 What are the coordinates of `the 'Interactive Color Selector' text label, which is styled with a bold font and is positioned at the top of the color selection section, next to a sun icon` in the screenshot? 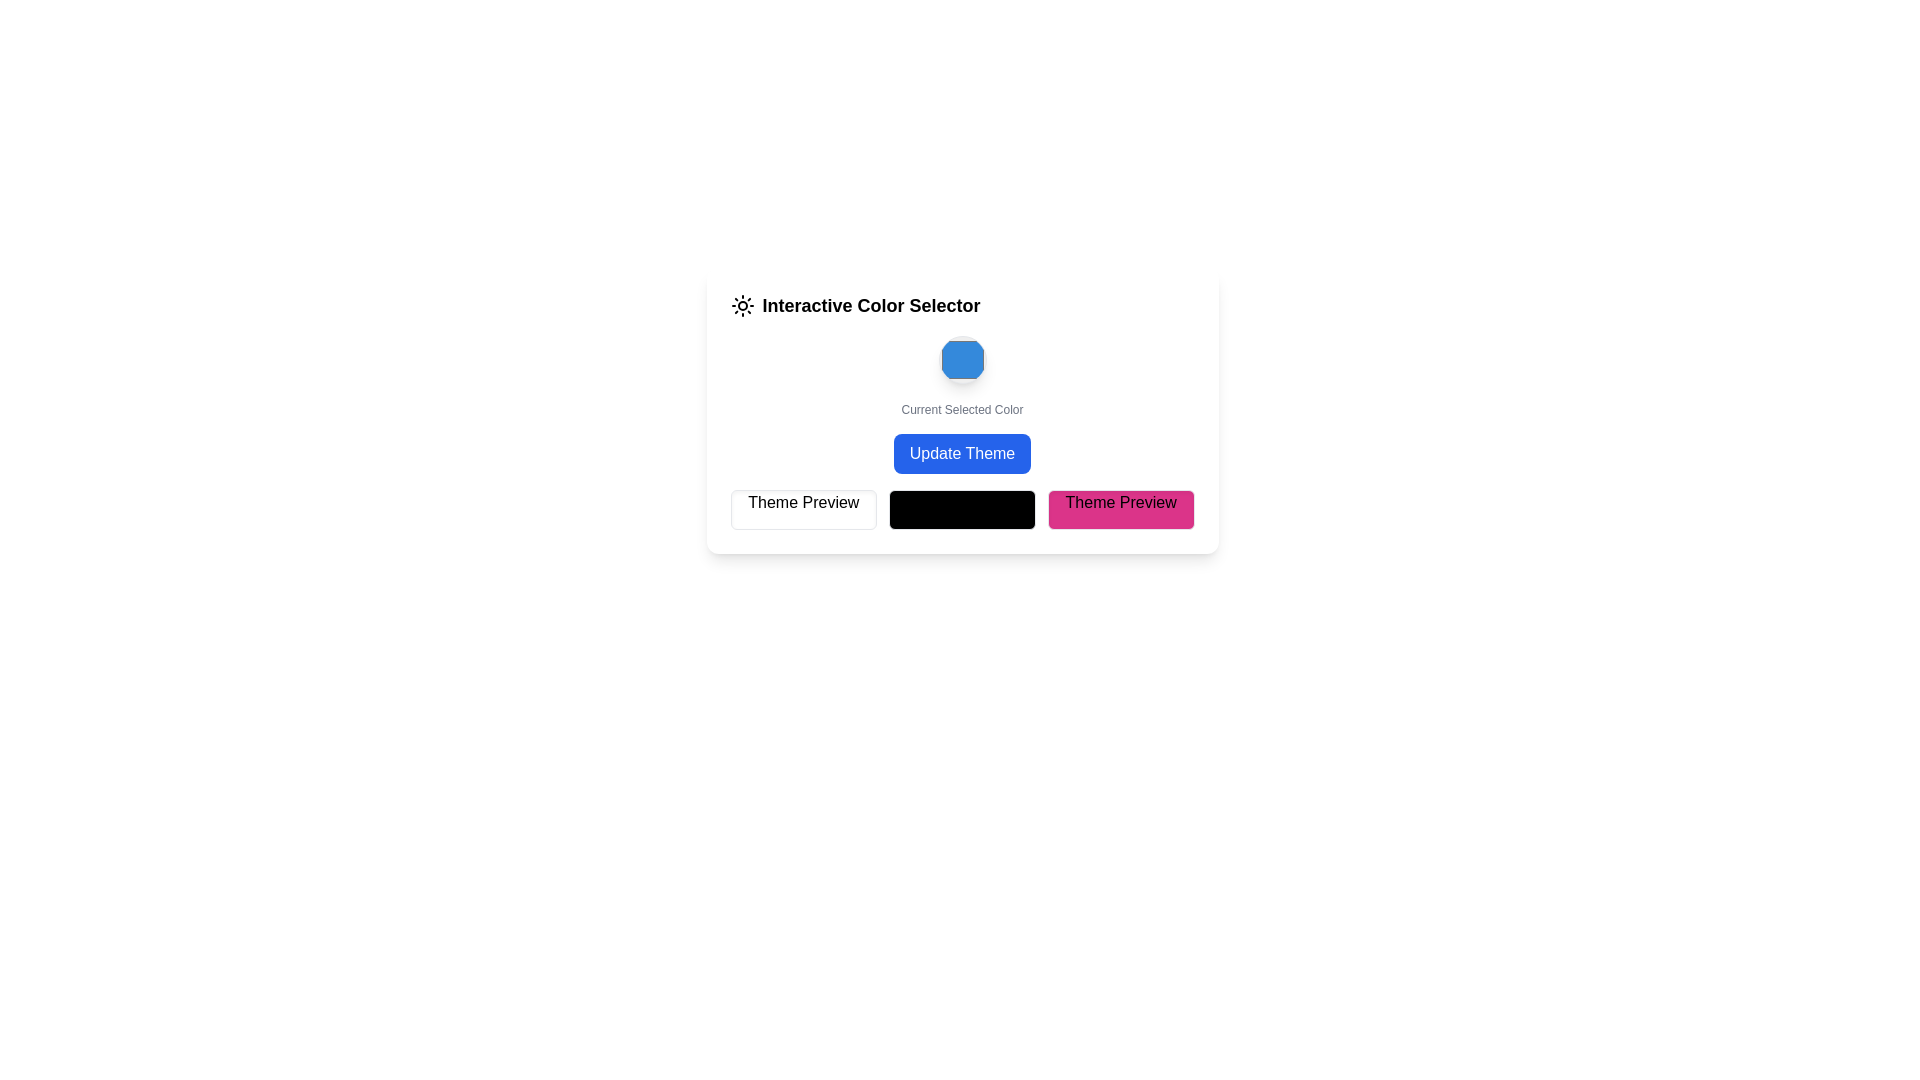 It's located at (871, 305).